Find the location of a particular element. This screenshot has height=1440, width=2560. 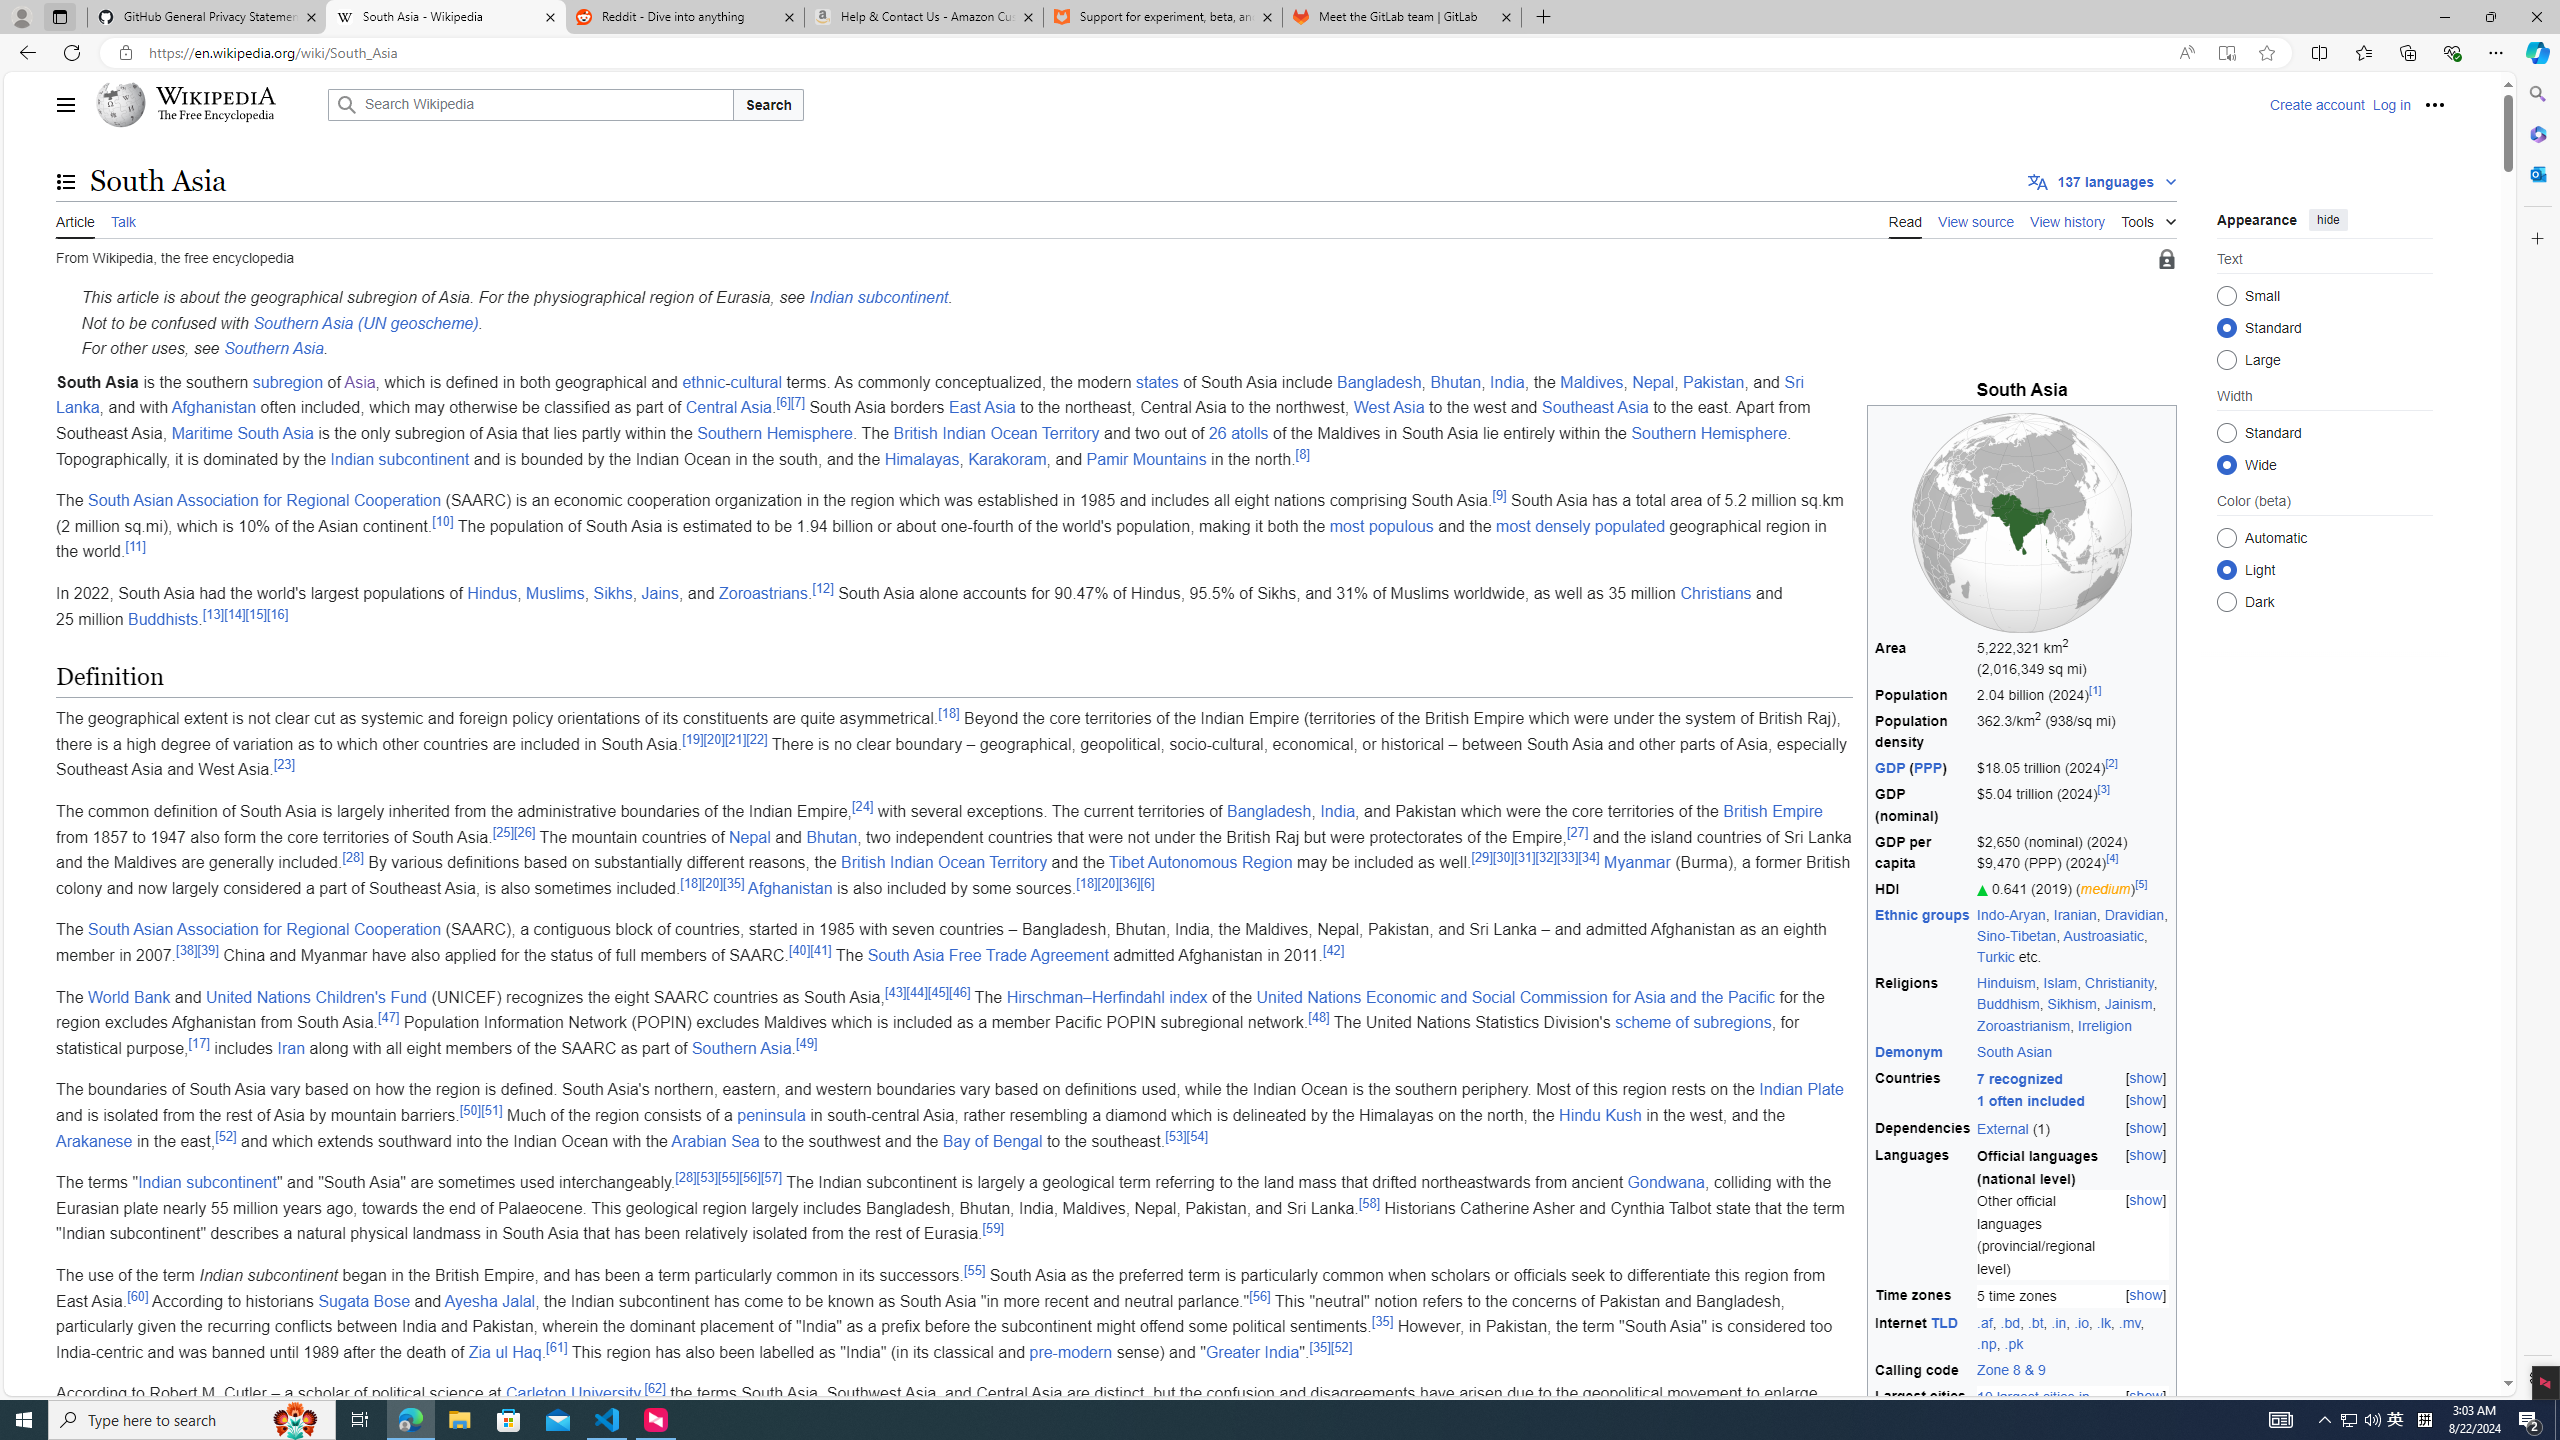

'.mv' is located at coordinates (2127, 1321).